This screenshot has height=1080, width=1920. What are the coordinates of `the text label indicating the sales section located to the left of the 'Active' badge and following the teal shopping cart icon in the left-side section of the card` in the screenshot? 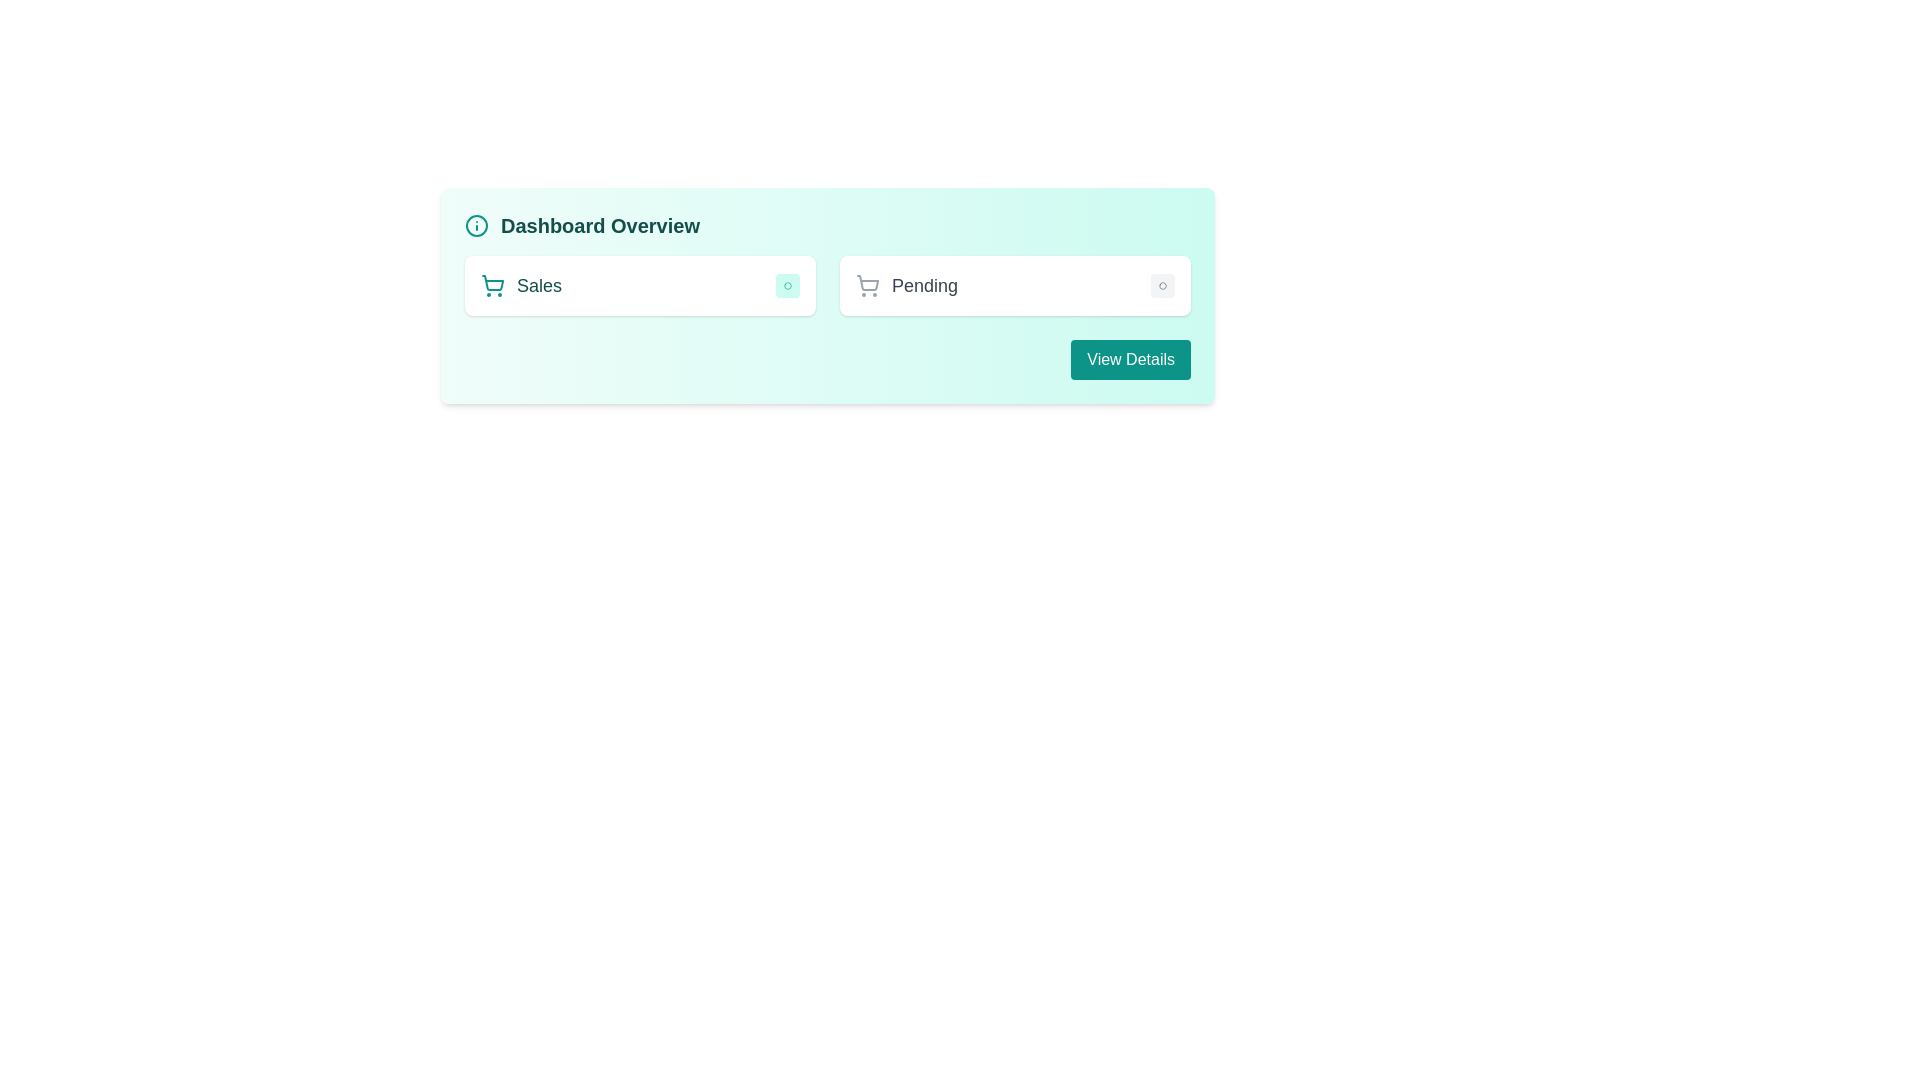 It's located at (521, 285).